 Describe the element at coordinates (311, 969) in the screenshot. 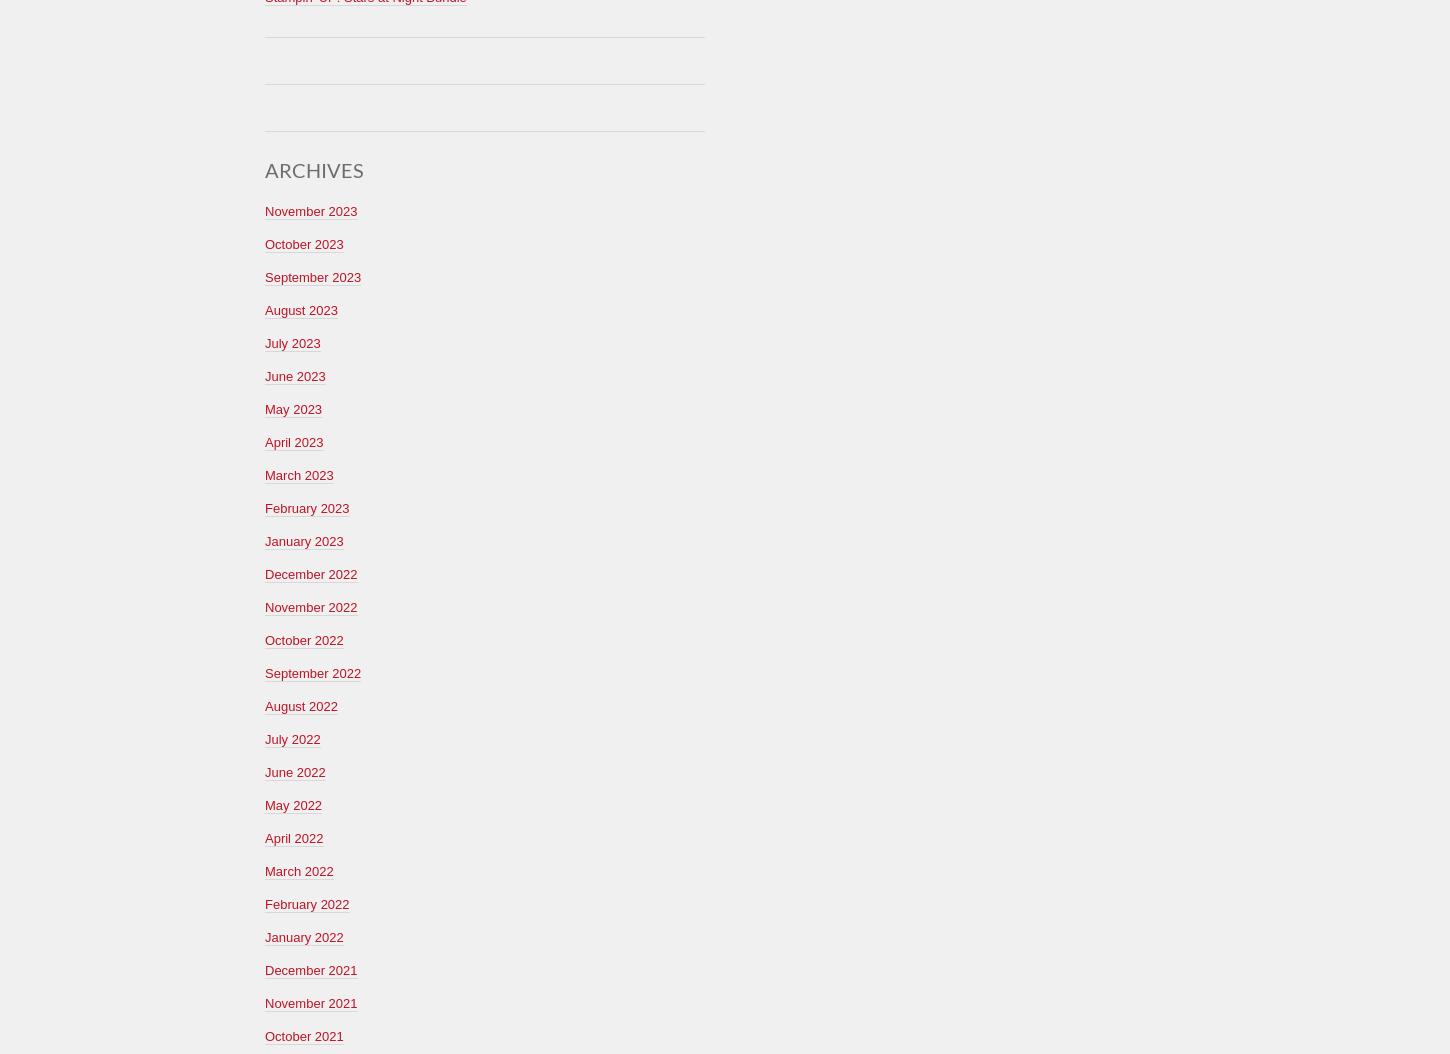

I see `'December 2021'` at that location.